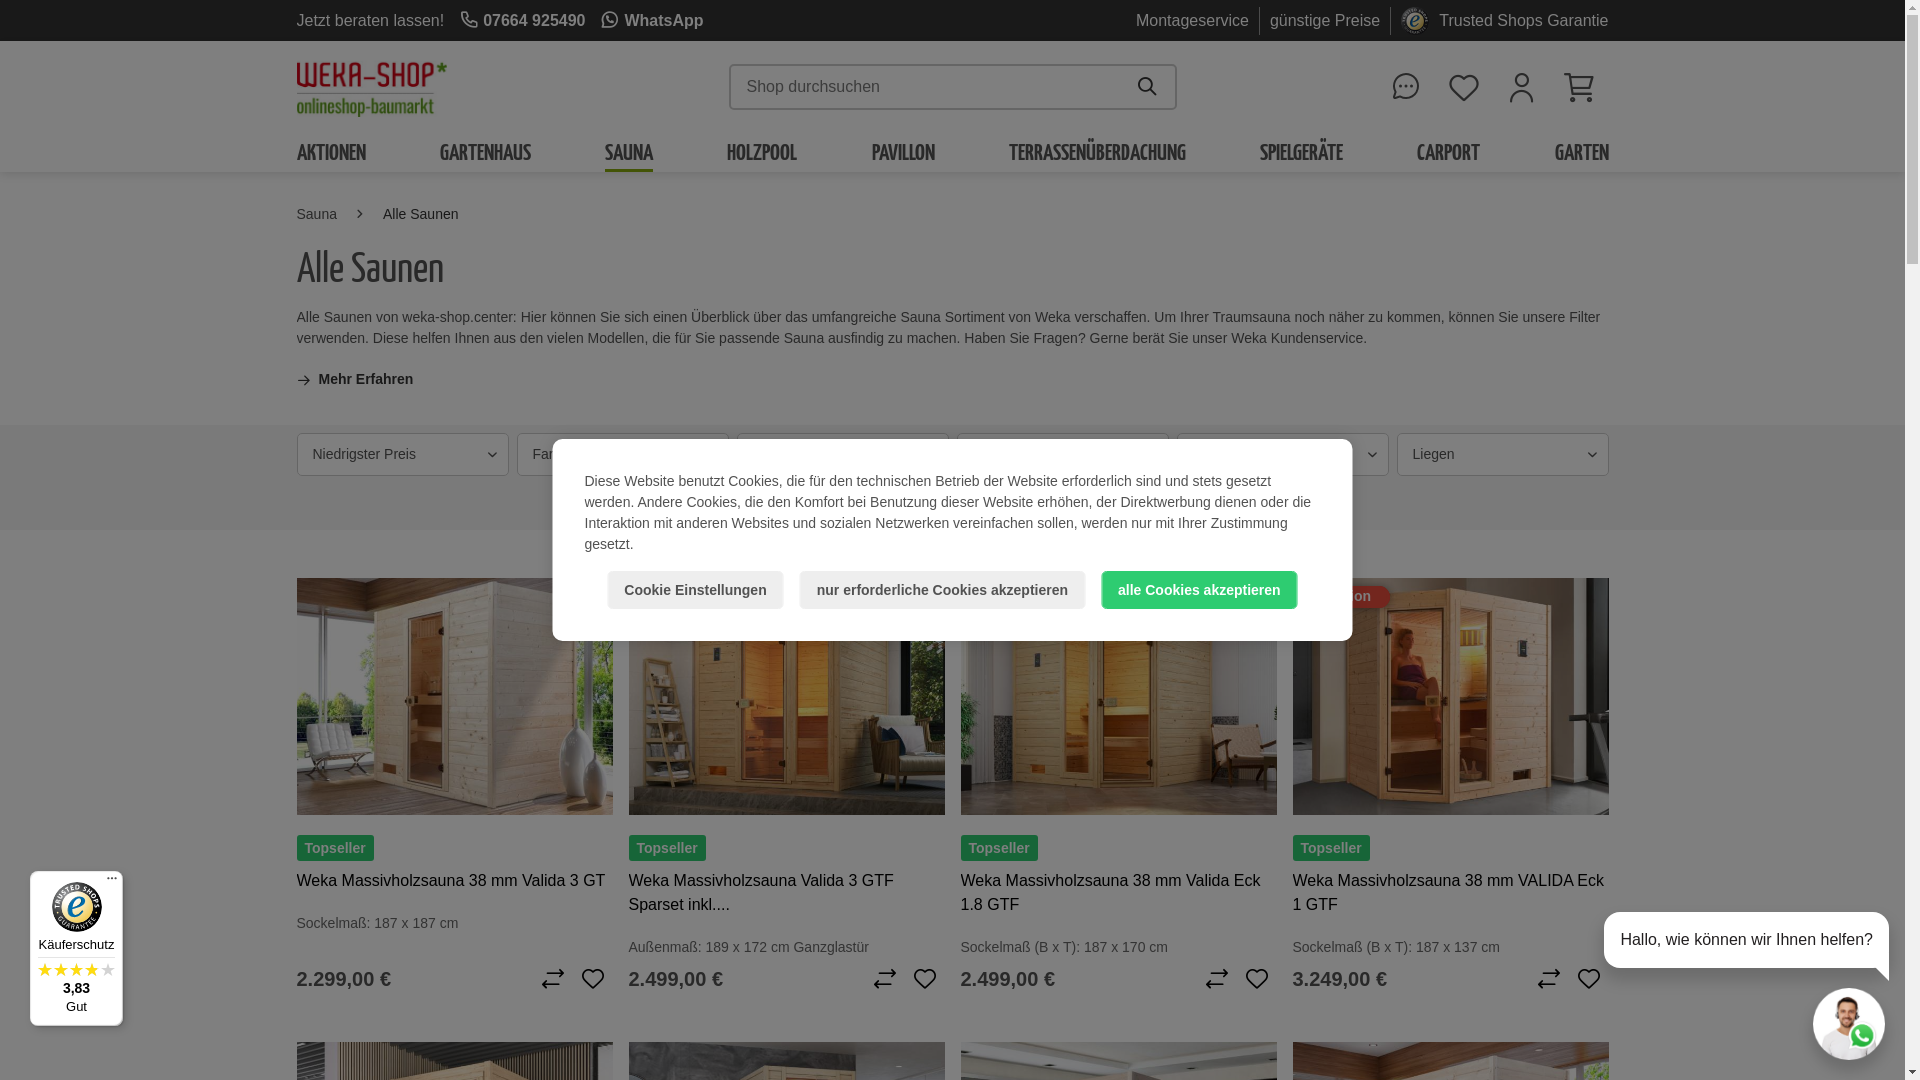 The image size is (1920, 1080). I want to click on 'GARTEN', so click(1553, 149).